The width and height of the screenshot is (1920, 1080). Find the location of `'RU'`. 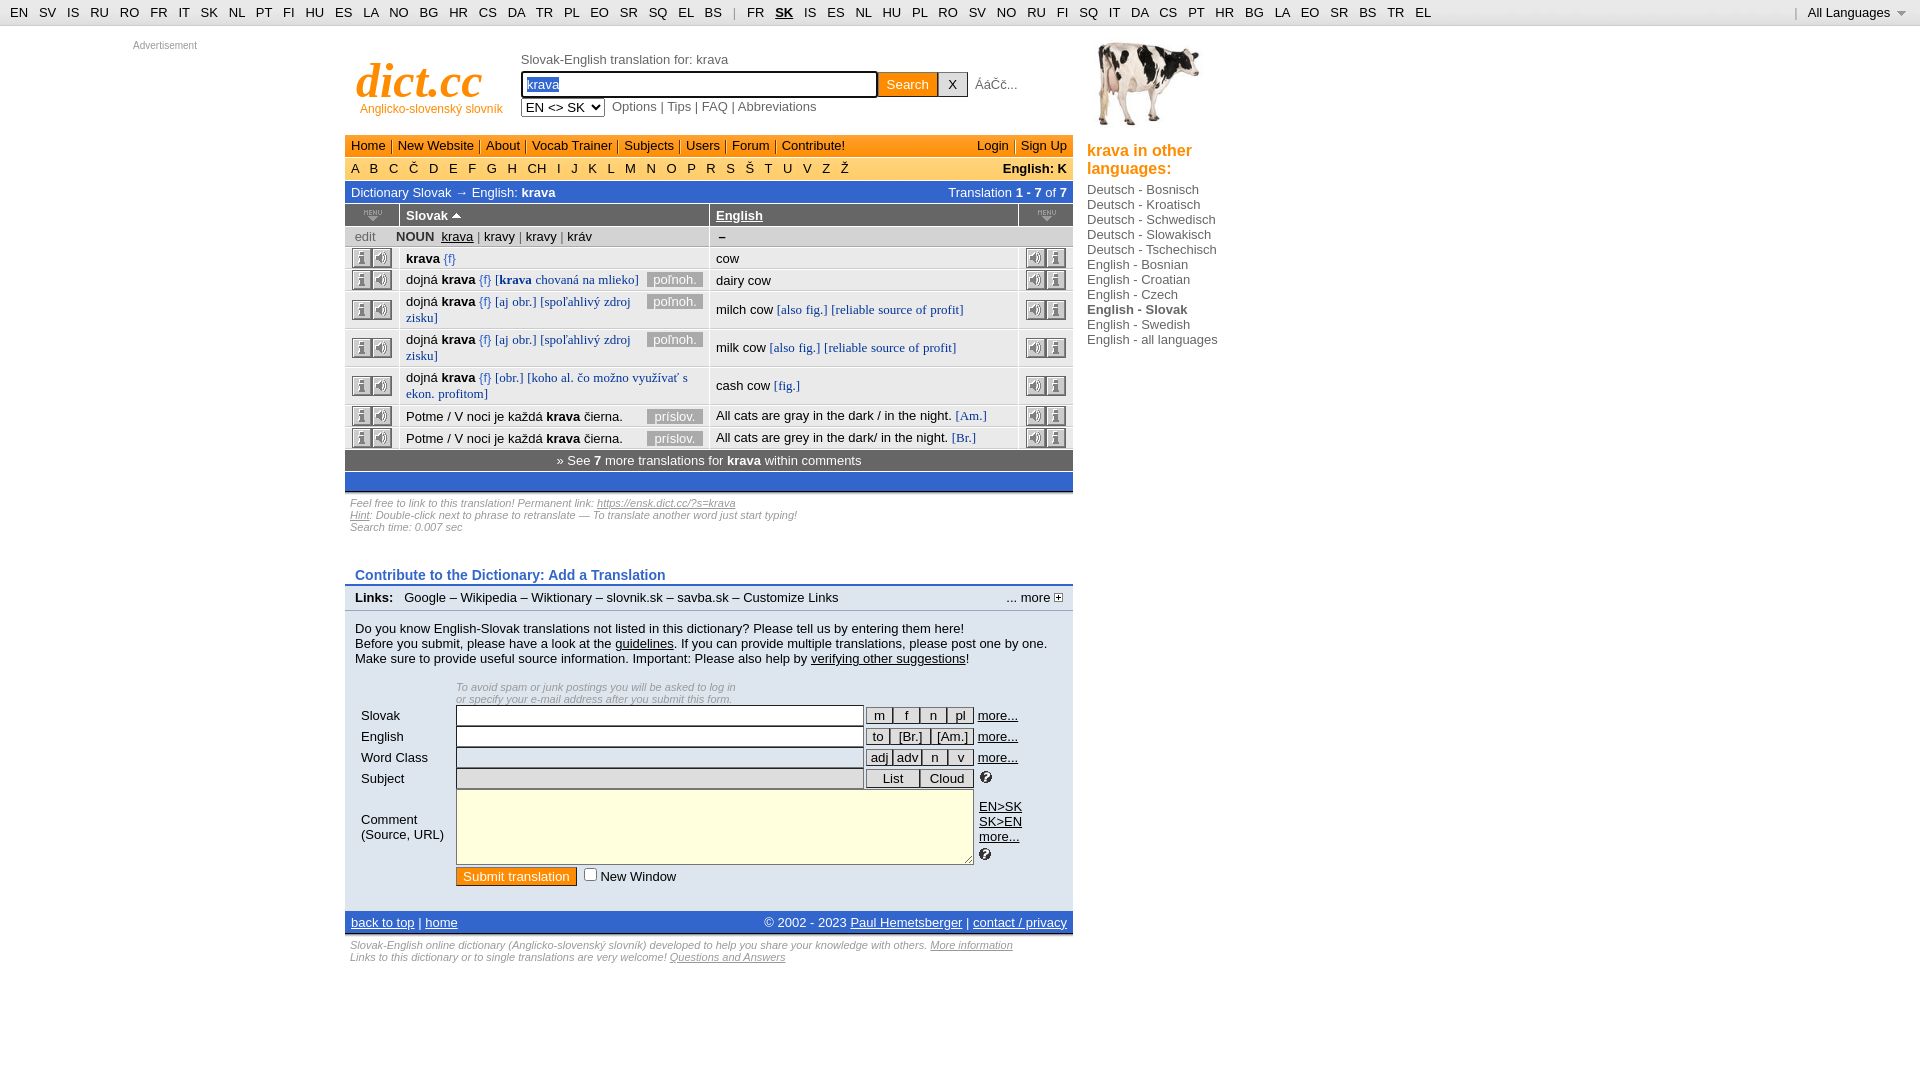

'RU' is located at coordinates (1036, 12).